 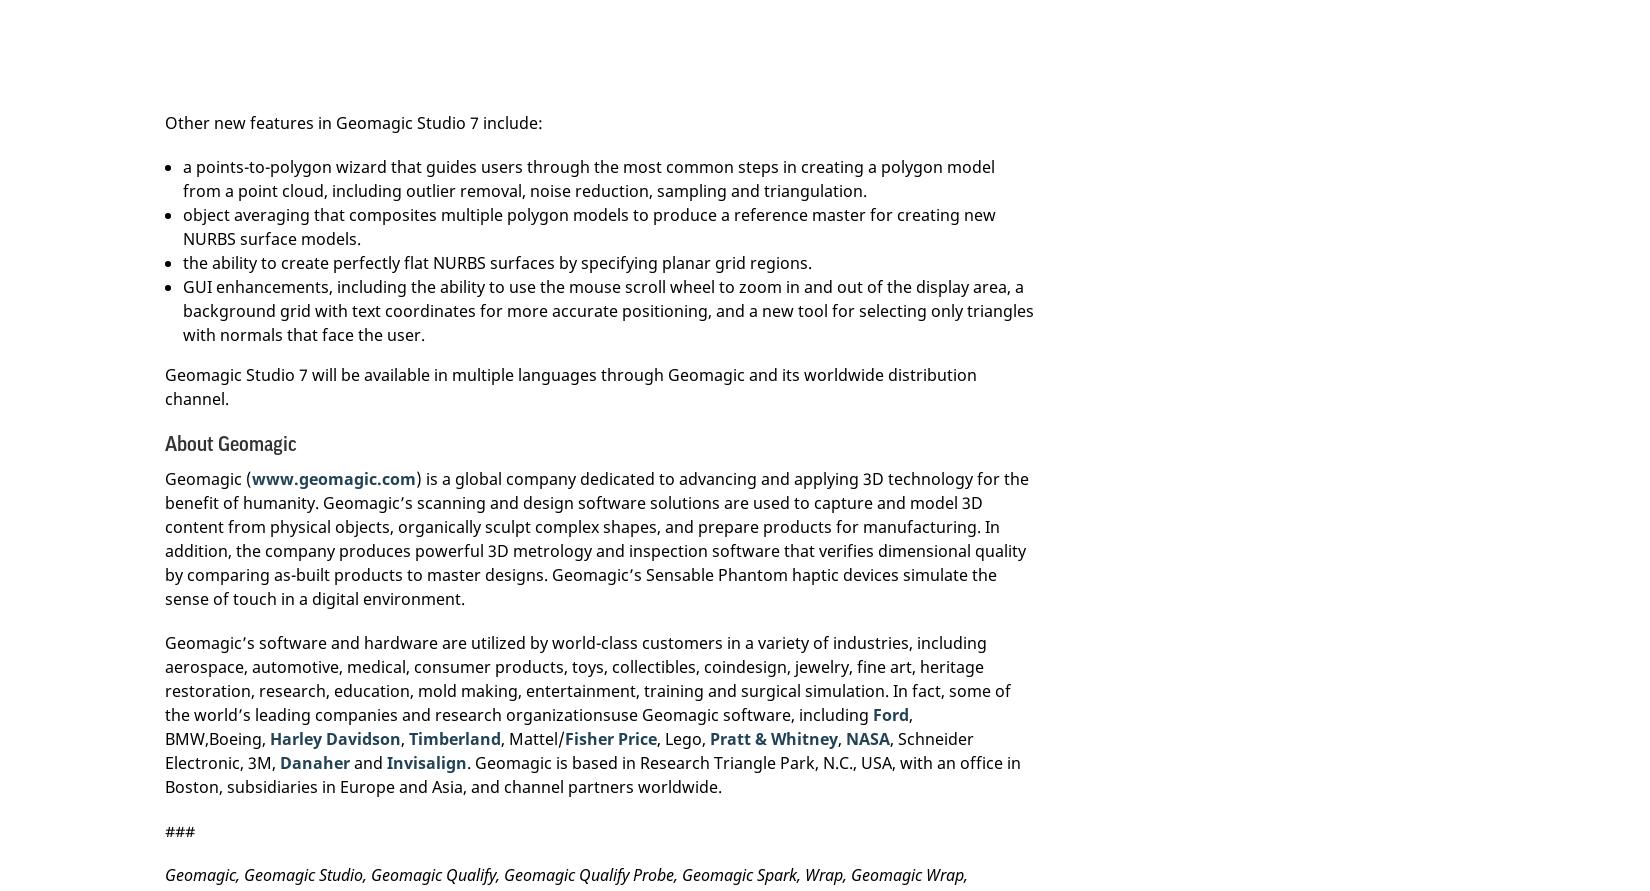 I want to click on 'NASA', so click(x=868, y=738).